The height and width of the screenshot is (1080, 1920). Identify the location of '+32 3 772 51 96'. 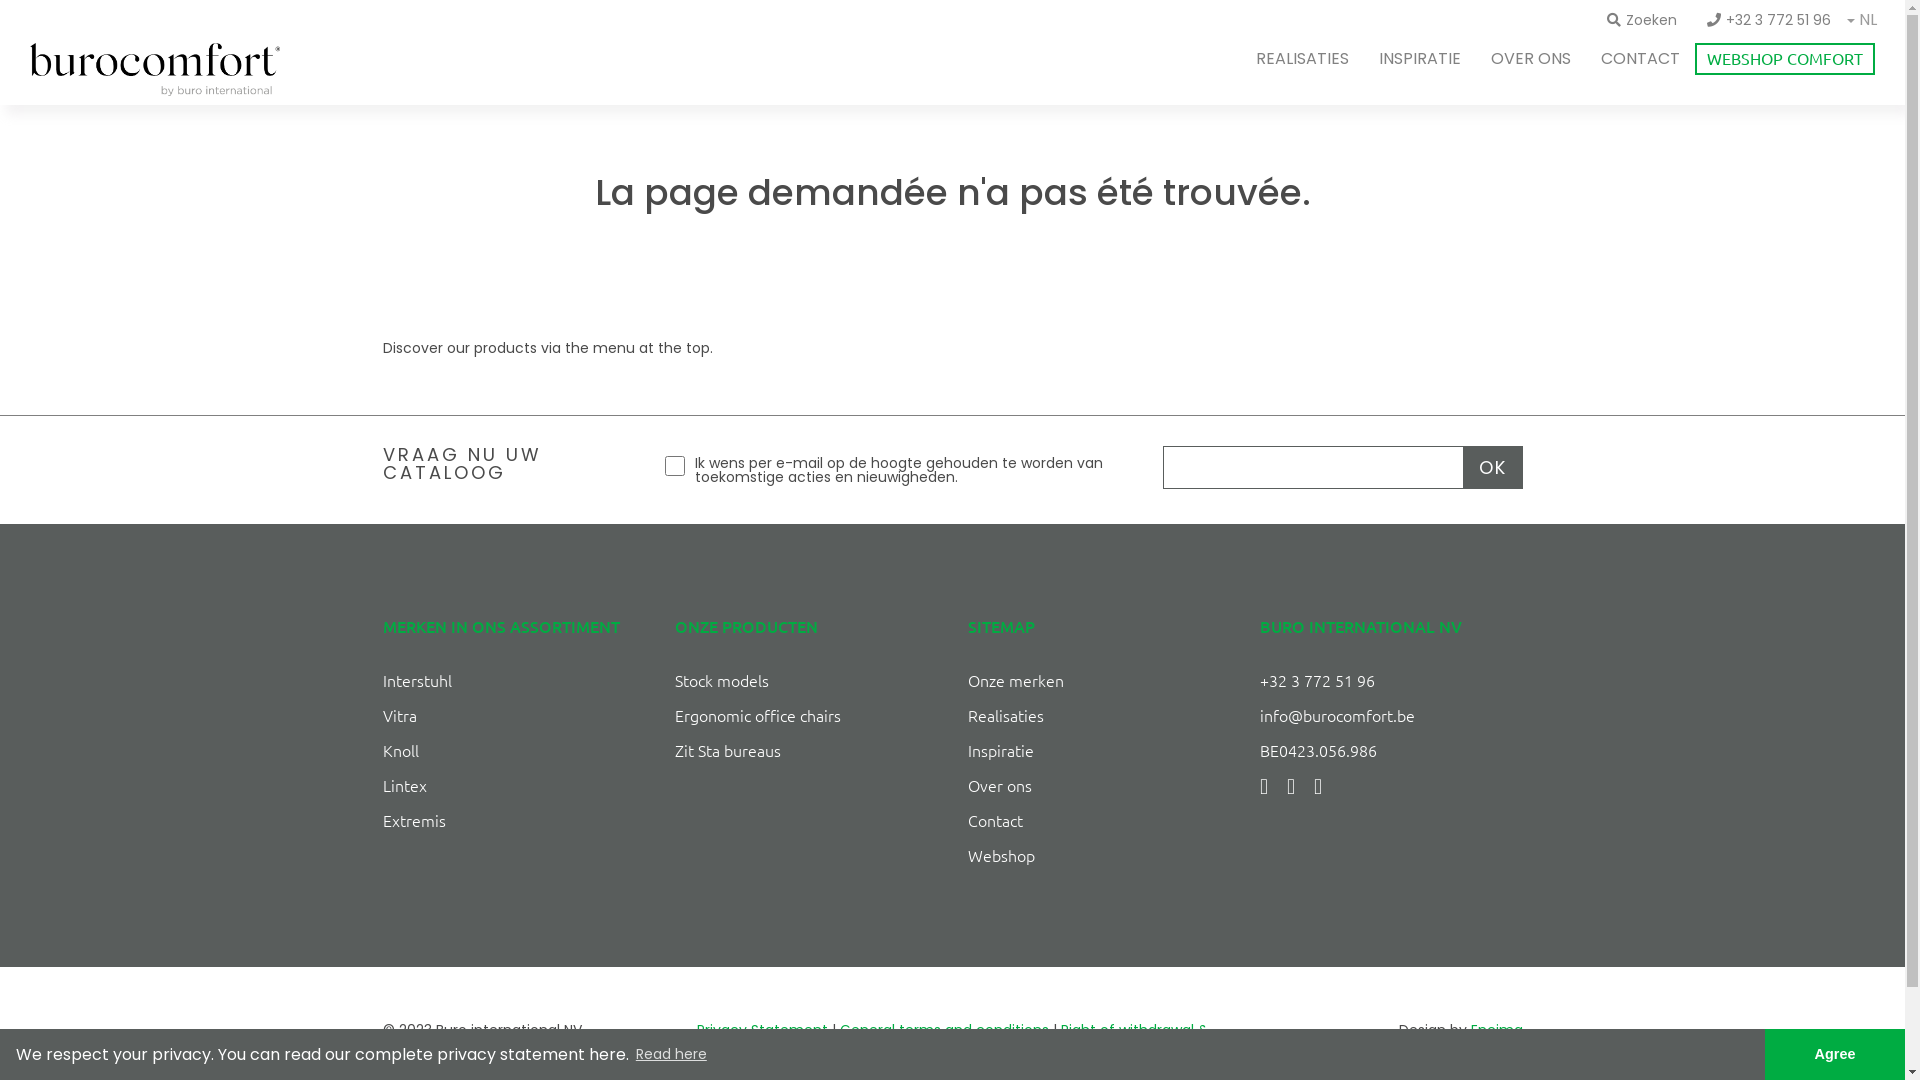
(1317, 678).